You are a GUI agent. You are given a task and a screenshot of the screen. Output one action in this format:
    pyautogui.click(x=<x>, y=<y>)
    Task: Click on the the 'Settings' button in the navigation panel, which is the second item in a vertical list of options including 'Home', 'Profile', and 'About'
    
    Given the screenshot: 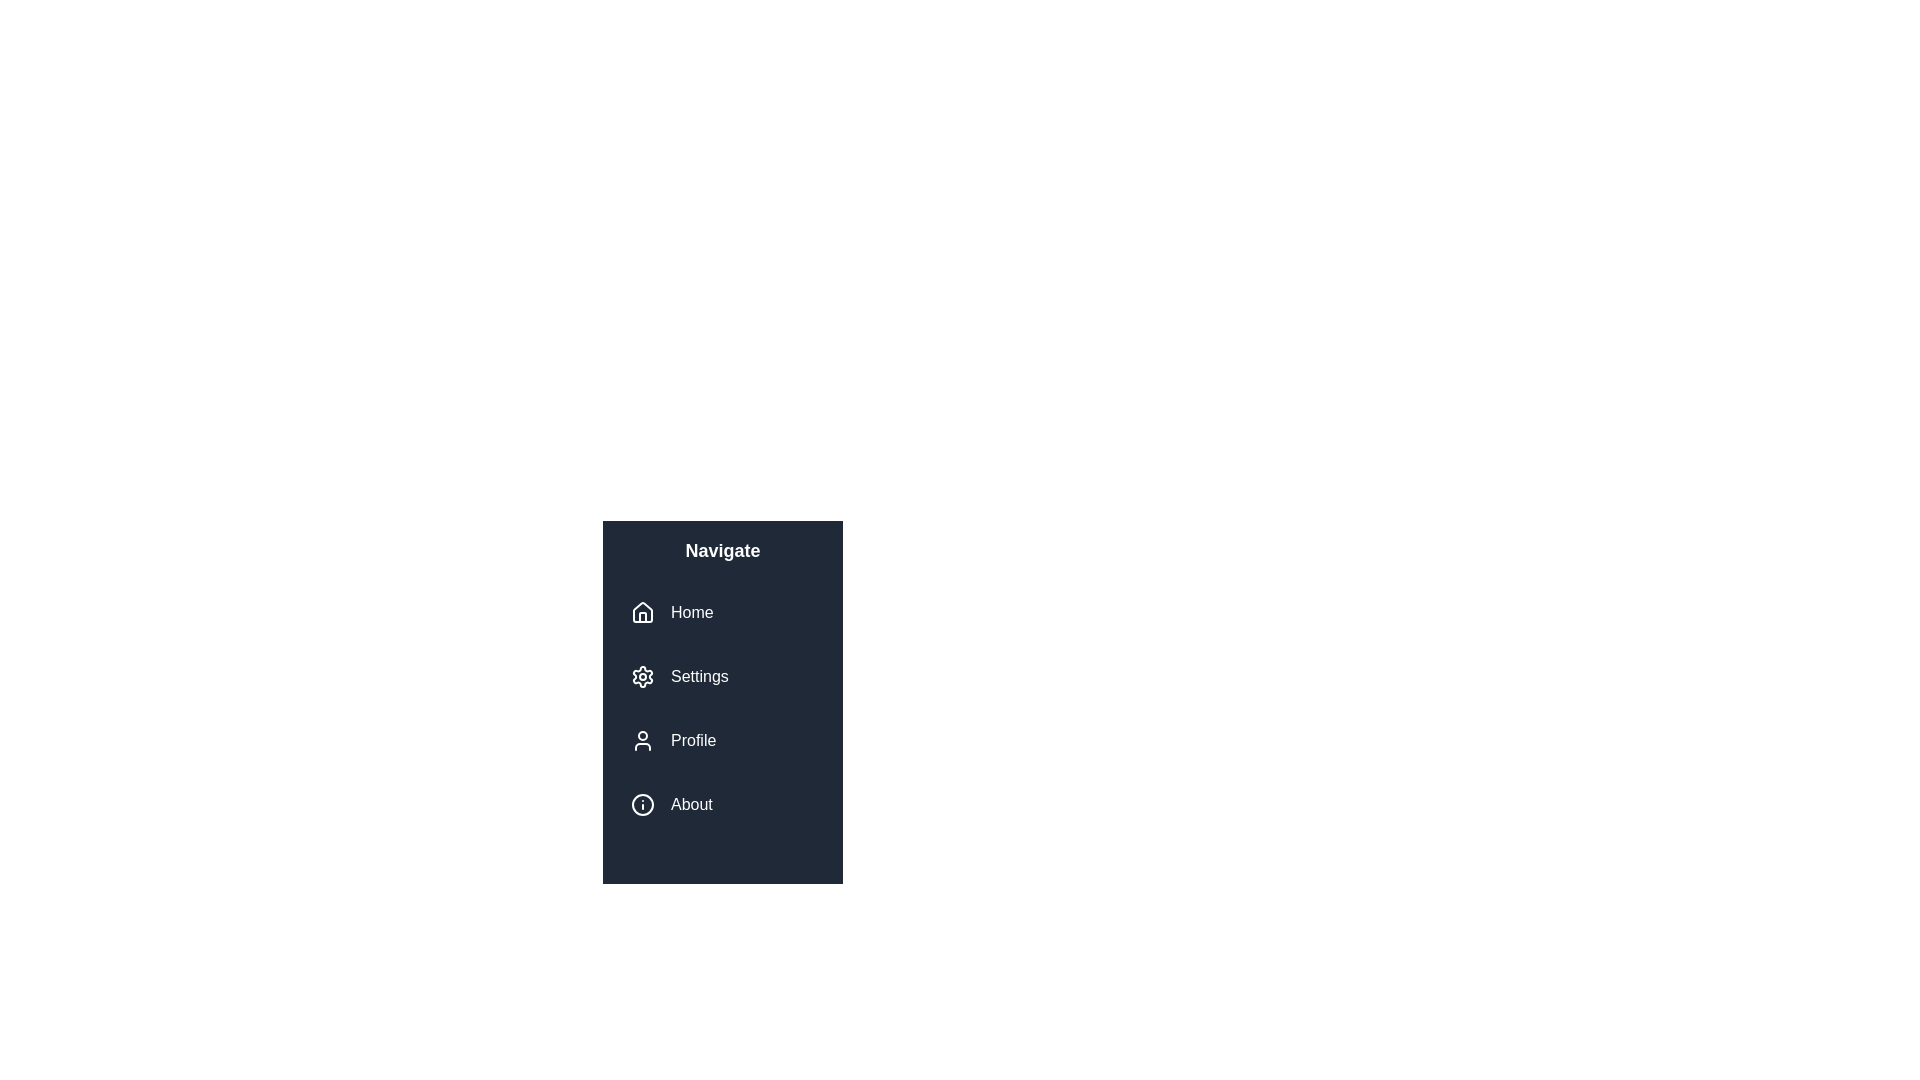 What is the action you would take?
    pyautogui.click(x=722, y=676)
    